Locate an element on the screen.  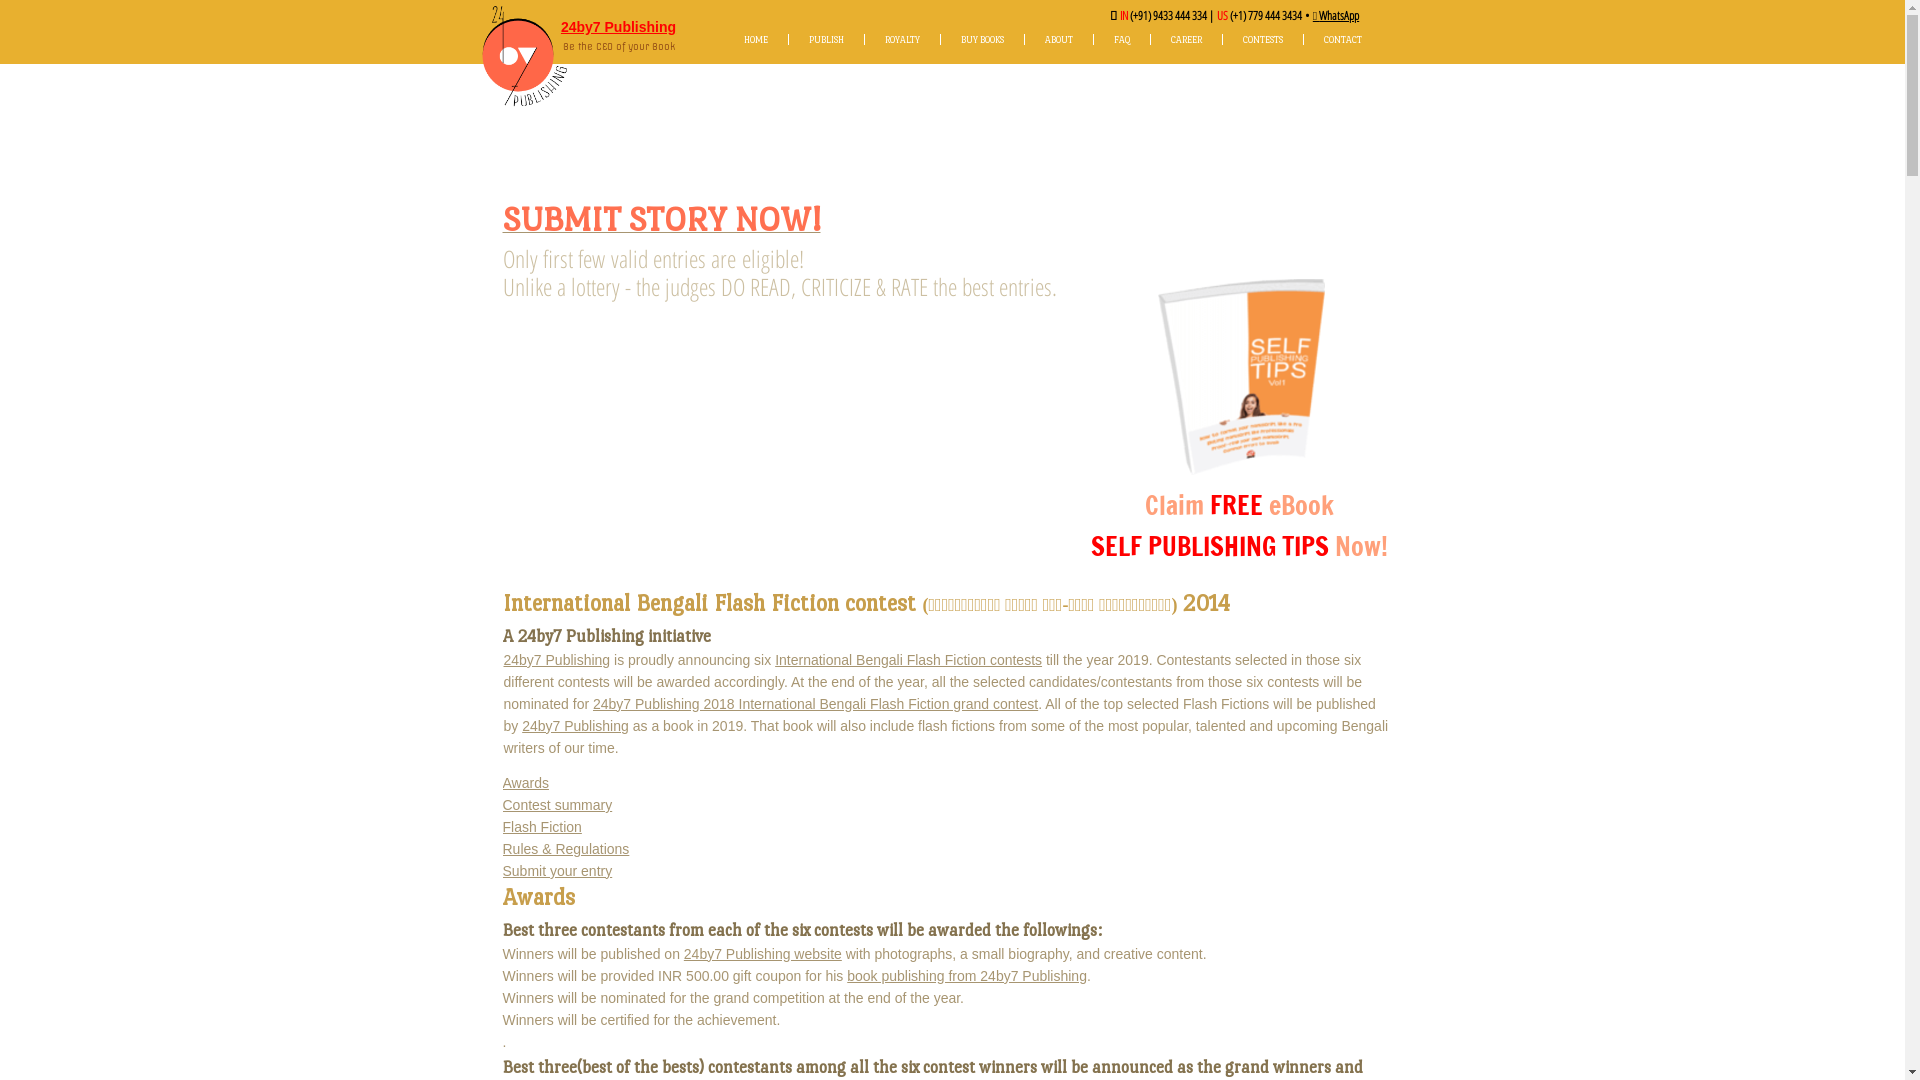
'PUBLISH' is located at coordinates (825, 39).